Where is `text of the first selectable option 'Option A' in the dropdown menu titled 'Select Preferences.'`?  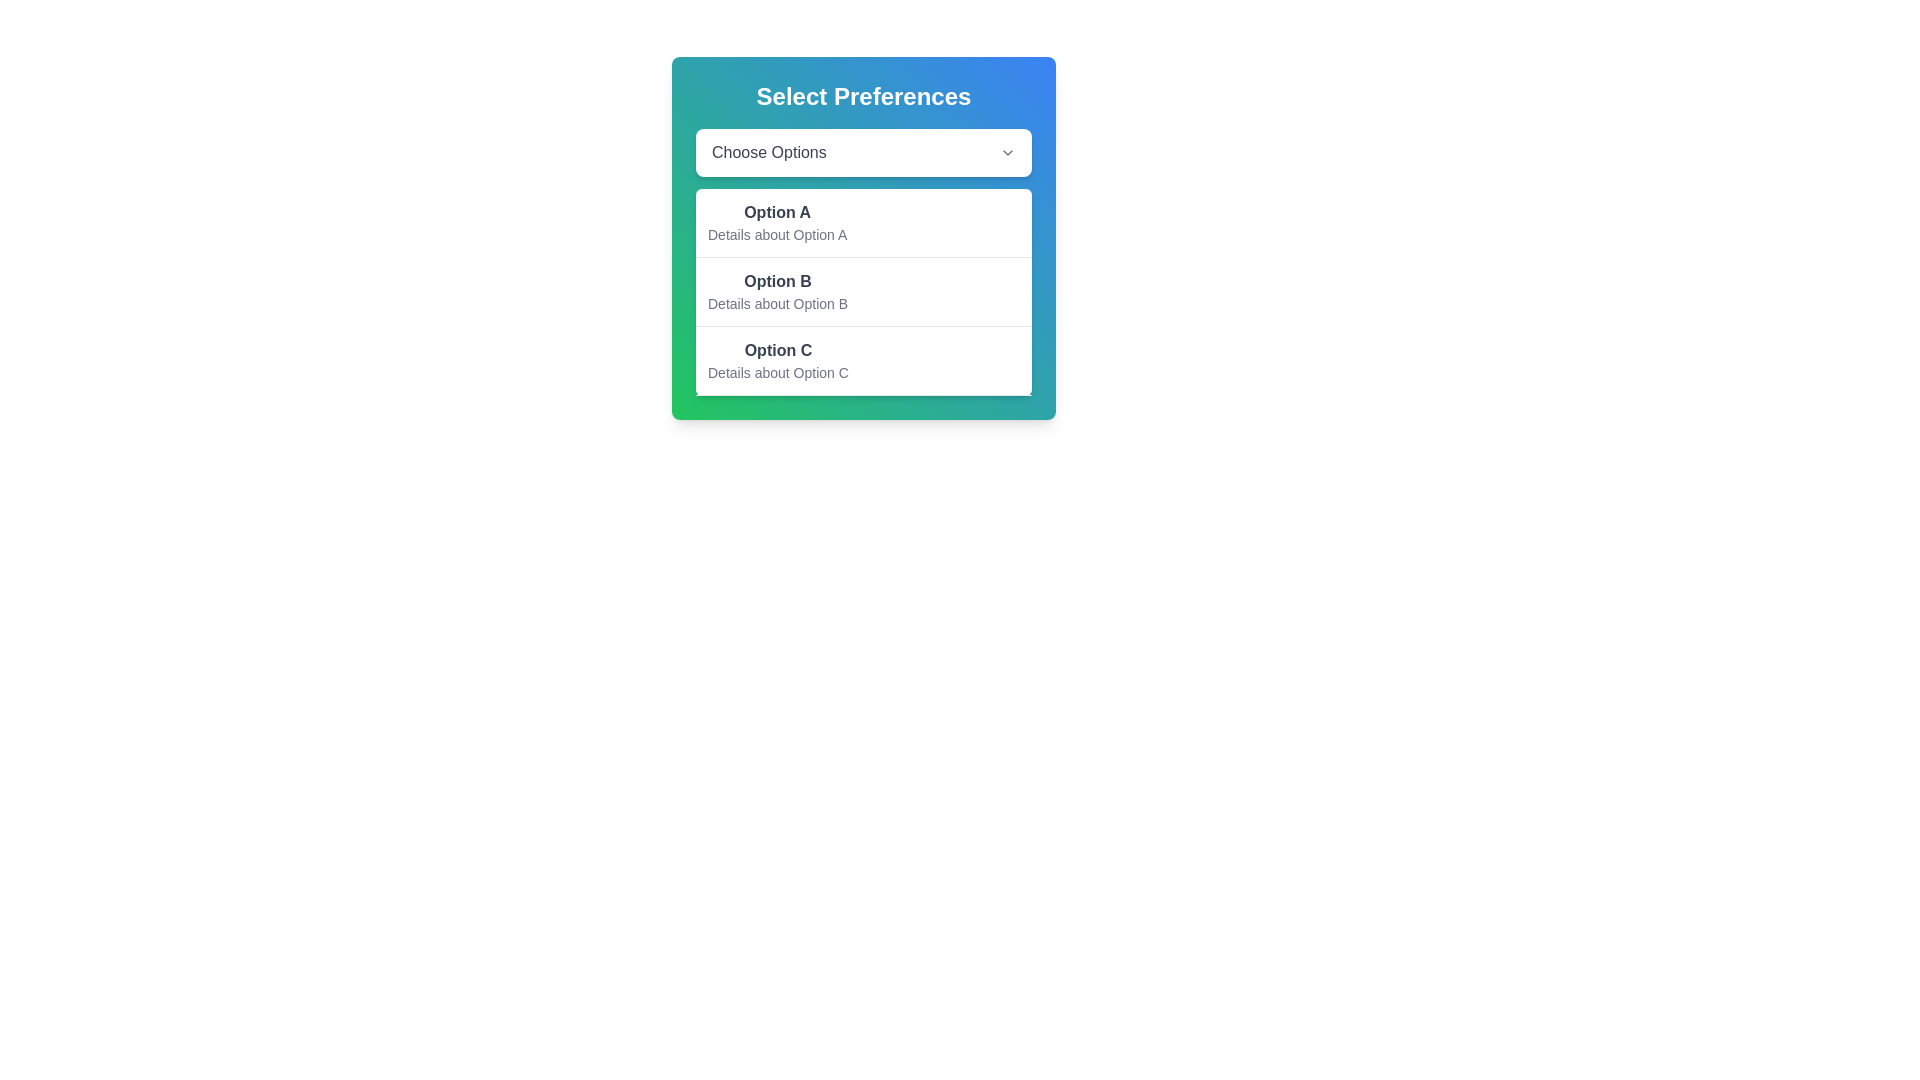 text of the first selectable option 'Option A' in the dropdown menu titled 'Select Preferences.' is located at coordinates (776, 212).